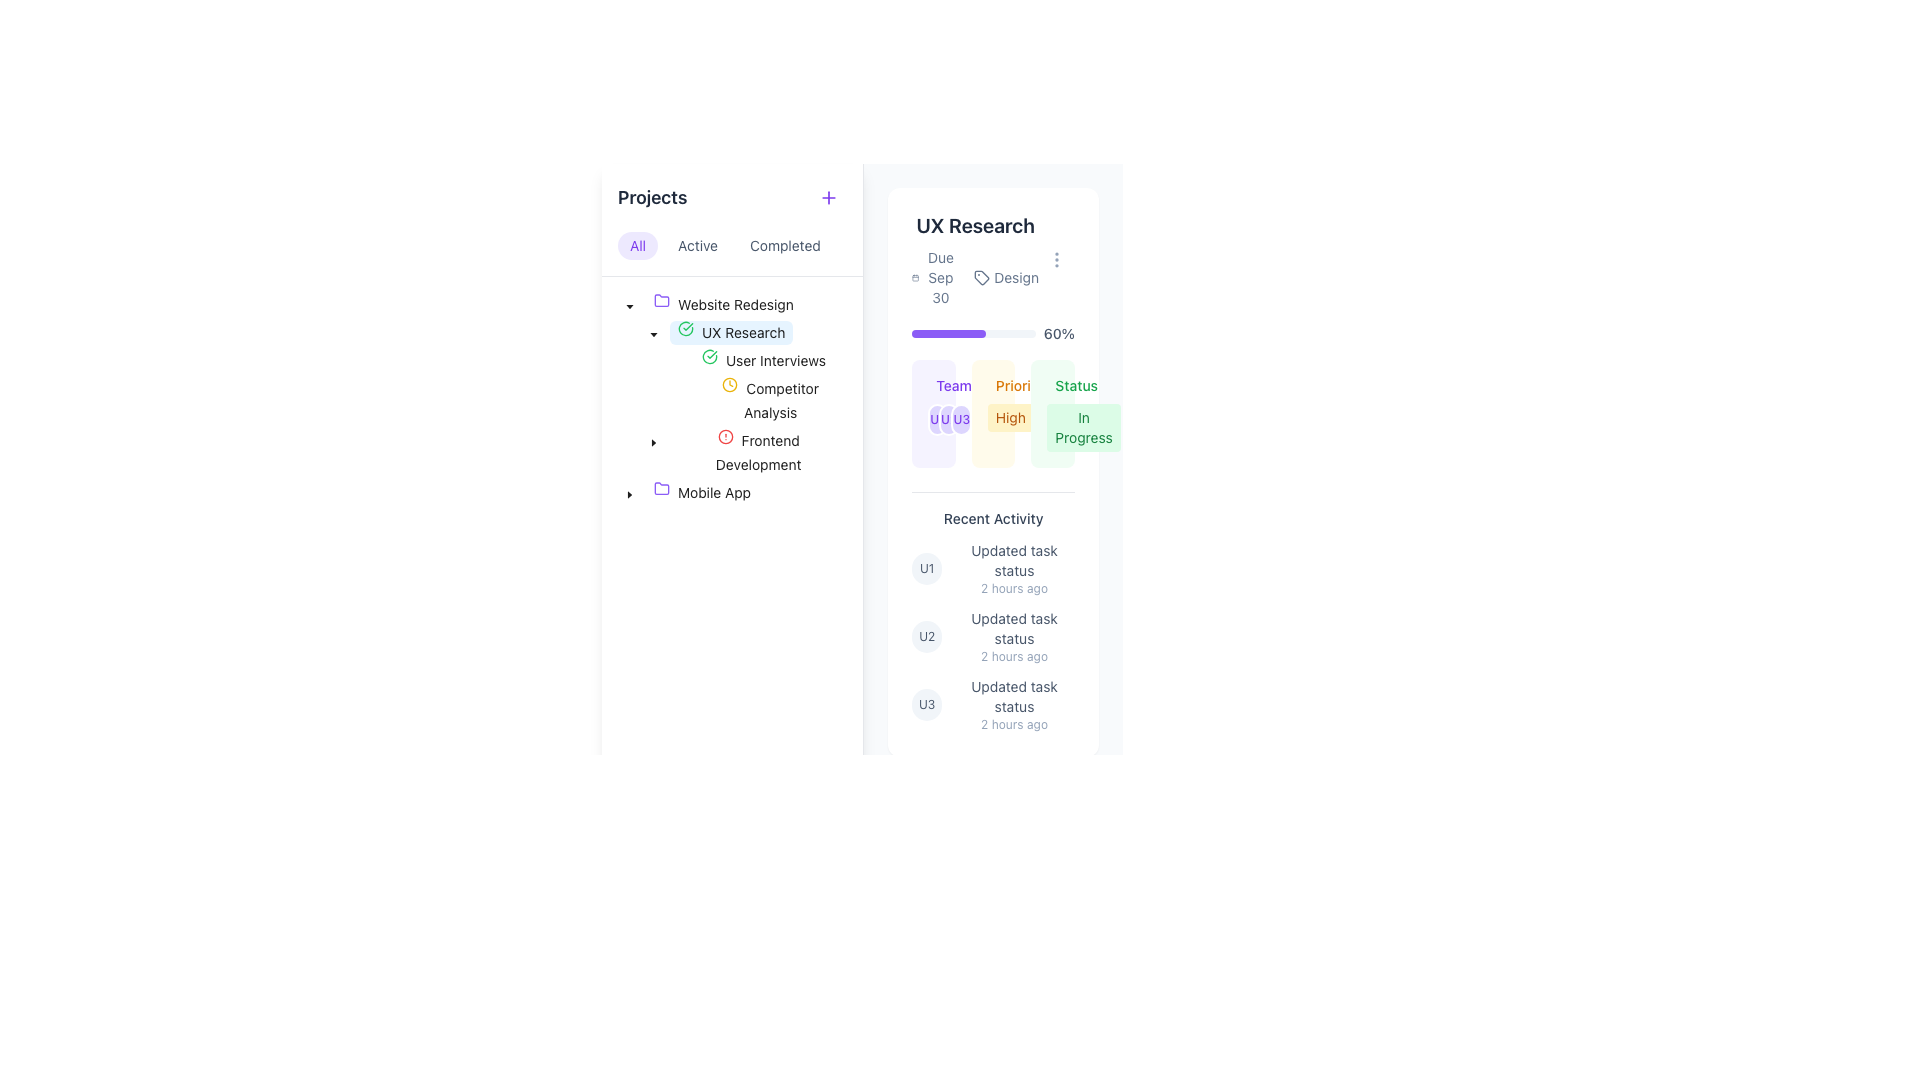 This screenshot has width=1920, height=1080. I want to click on the 'Frontend Development' tree node in the hierarchical list, so click(757, 452).